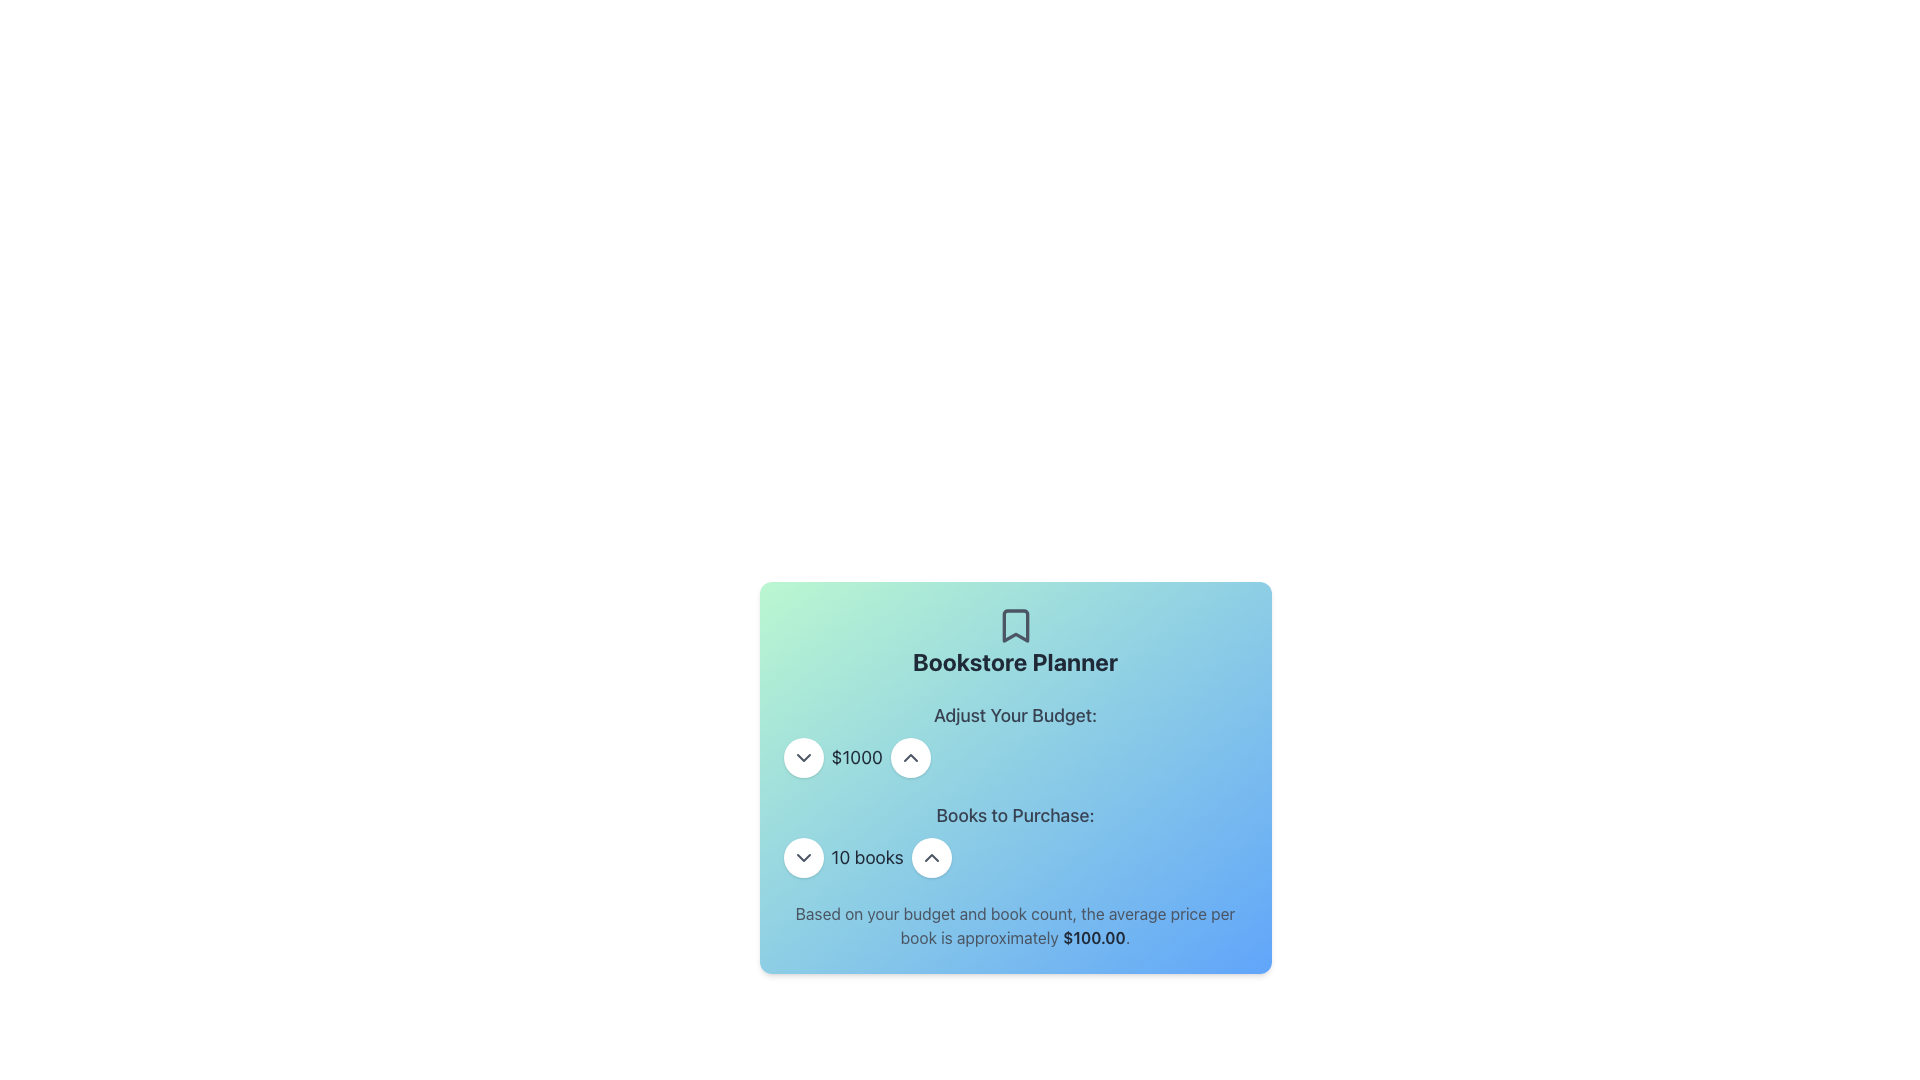 The image size is (1920, 1080). Describe the element at coordinates (803, 856) in the screenshot. I see `the button to the left of the '10 books' text in the 'Books to Purchase:' section to reduce the intended purchase count` at that location.